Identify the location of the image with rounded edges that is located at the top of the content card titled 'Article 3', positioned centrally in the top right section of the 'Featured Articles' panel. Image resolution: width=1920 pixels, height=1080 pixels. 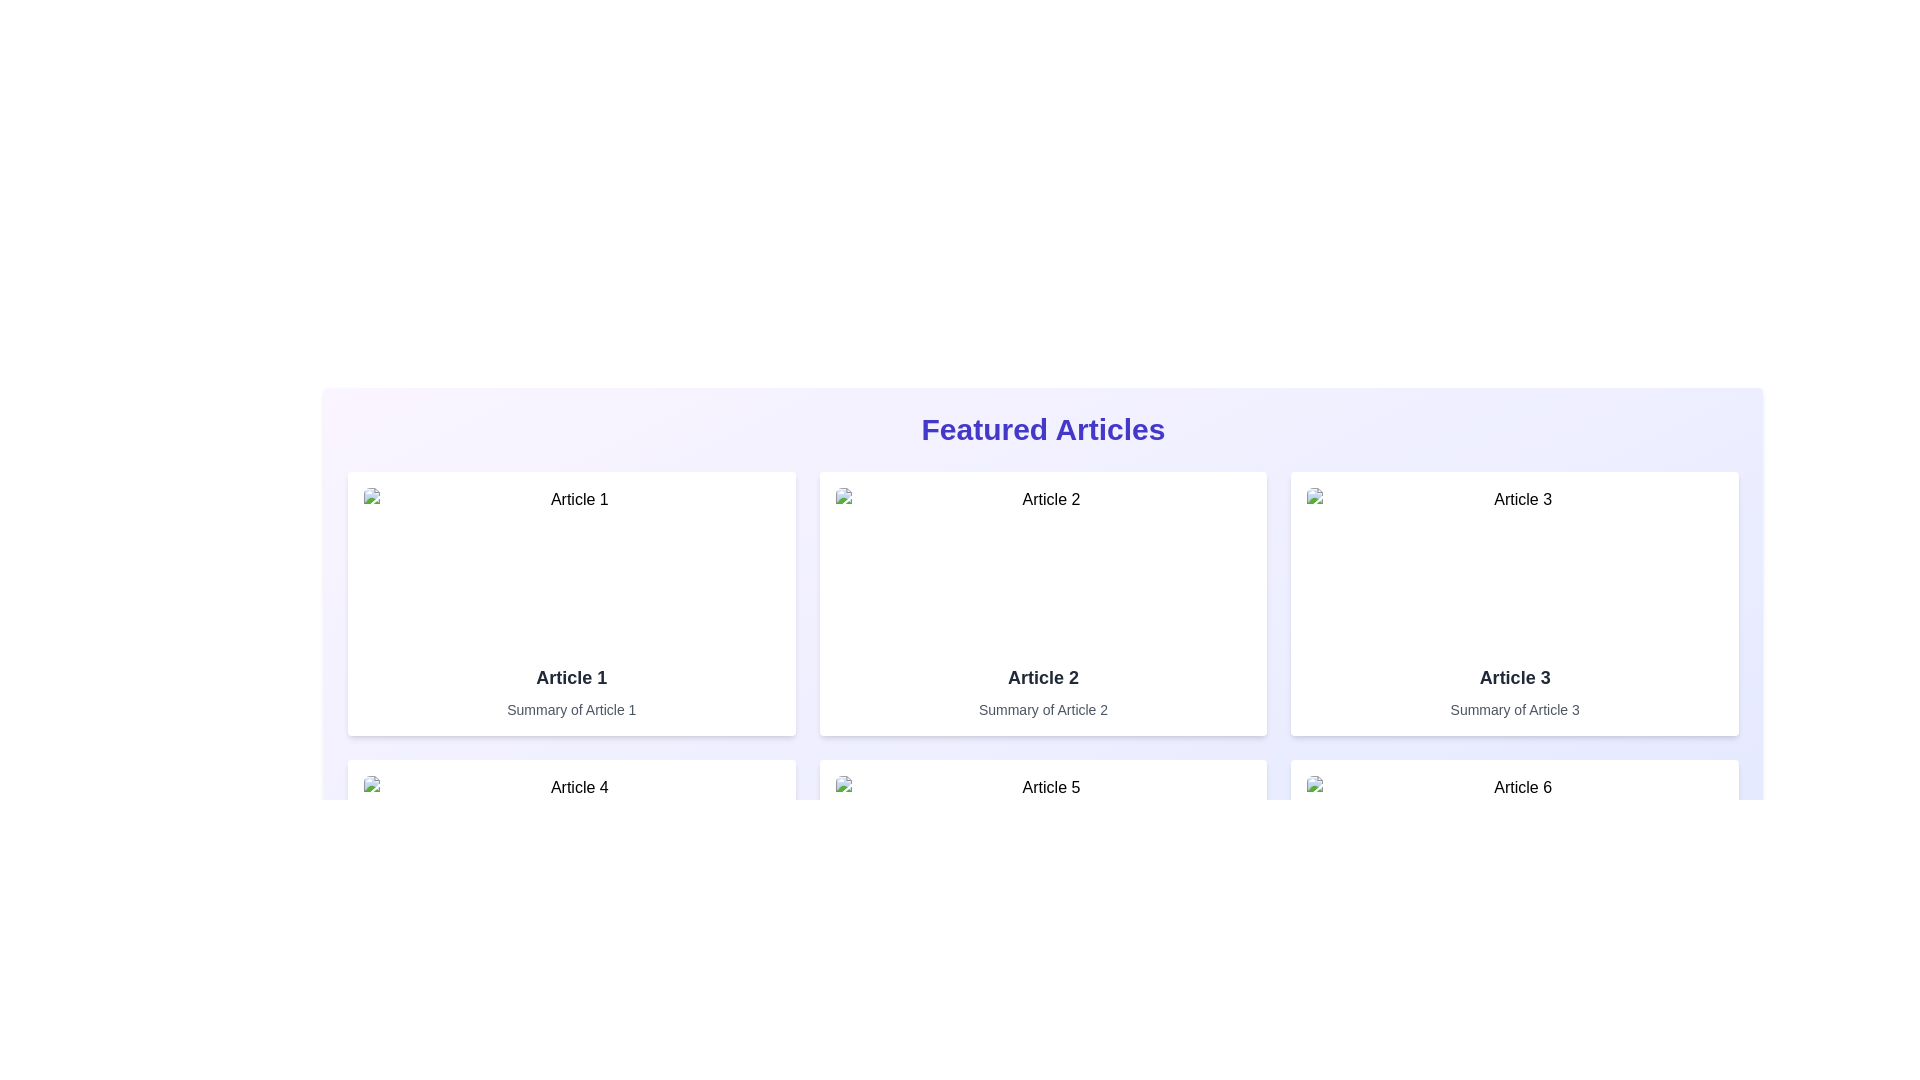
(1515, 567).